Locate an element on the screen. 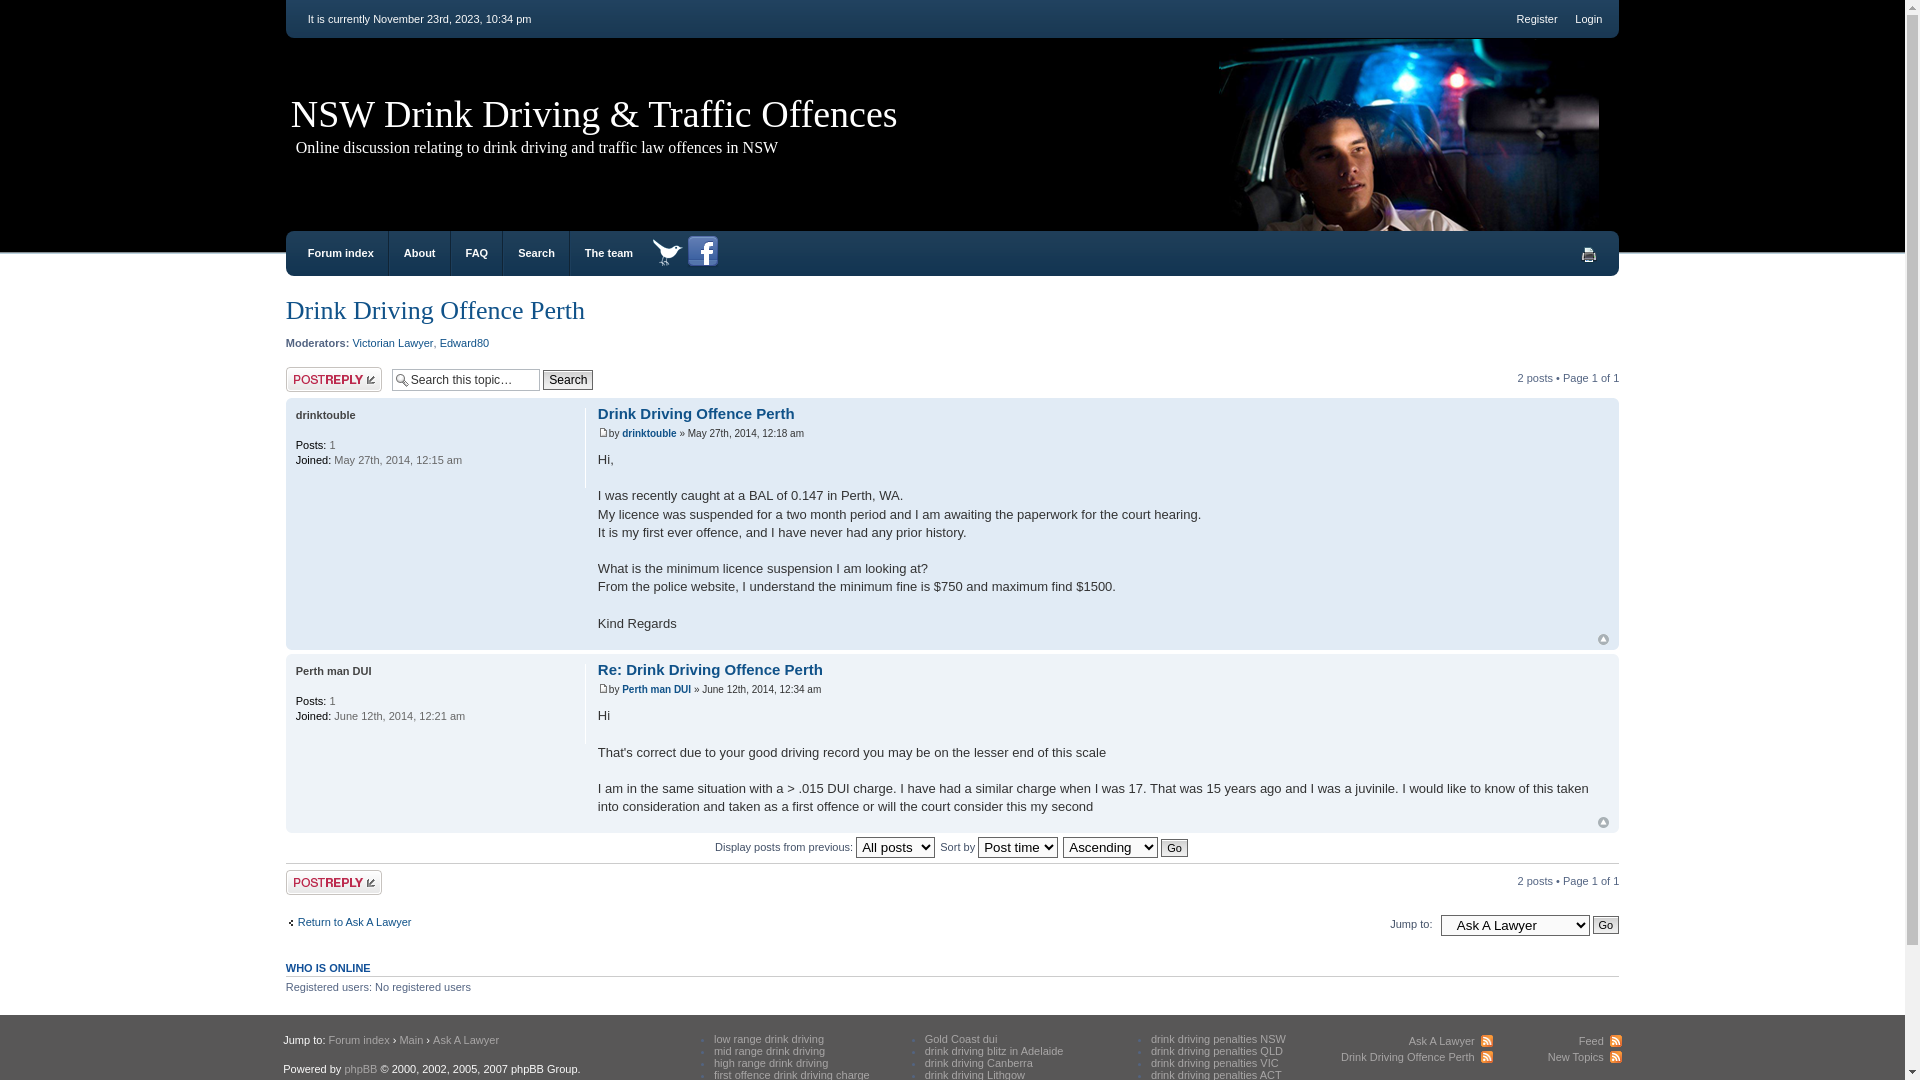 Image resolution: width=1920 pixels, height=1080 pixels. 'About' is located at coordinates (419, 252).